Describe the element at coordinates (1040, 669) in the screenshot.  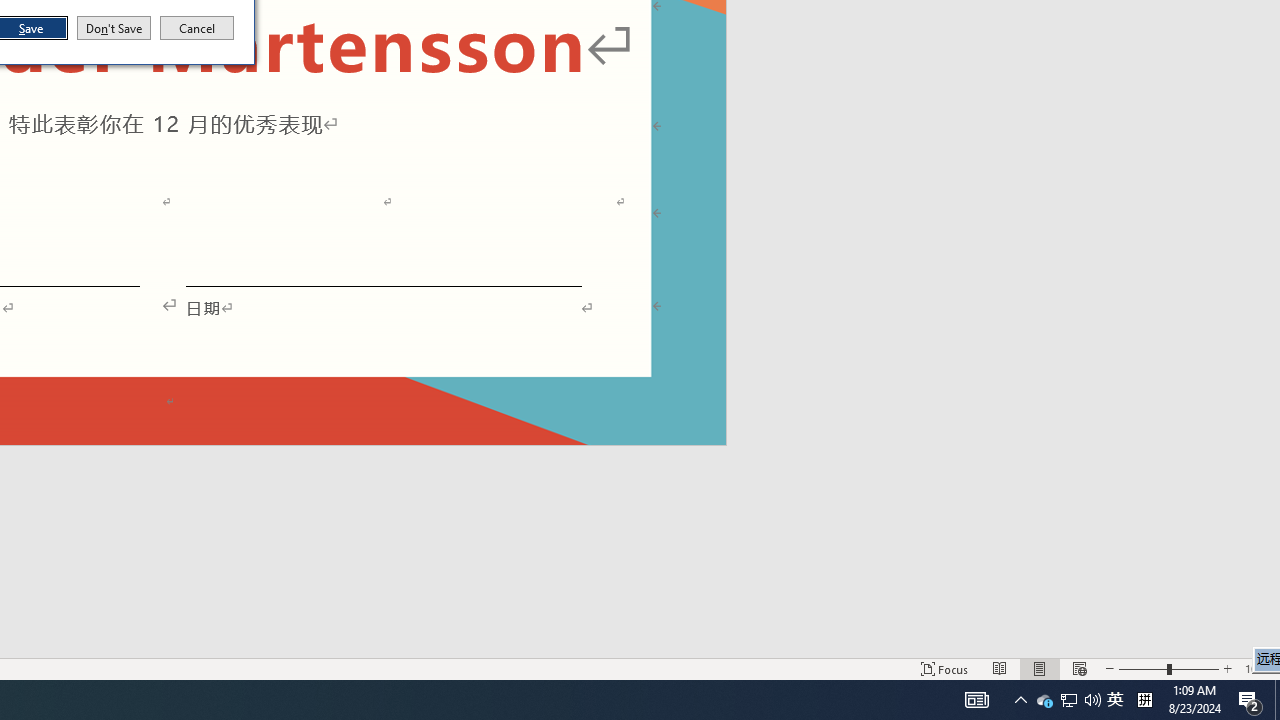
I see `'Web Layout'` at that location.